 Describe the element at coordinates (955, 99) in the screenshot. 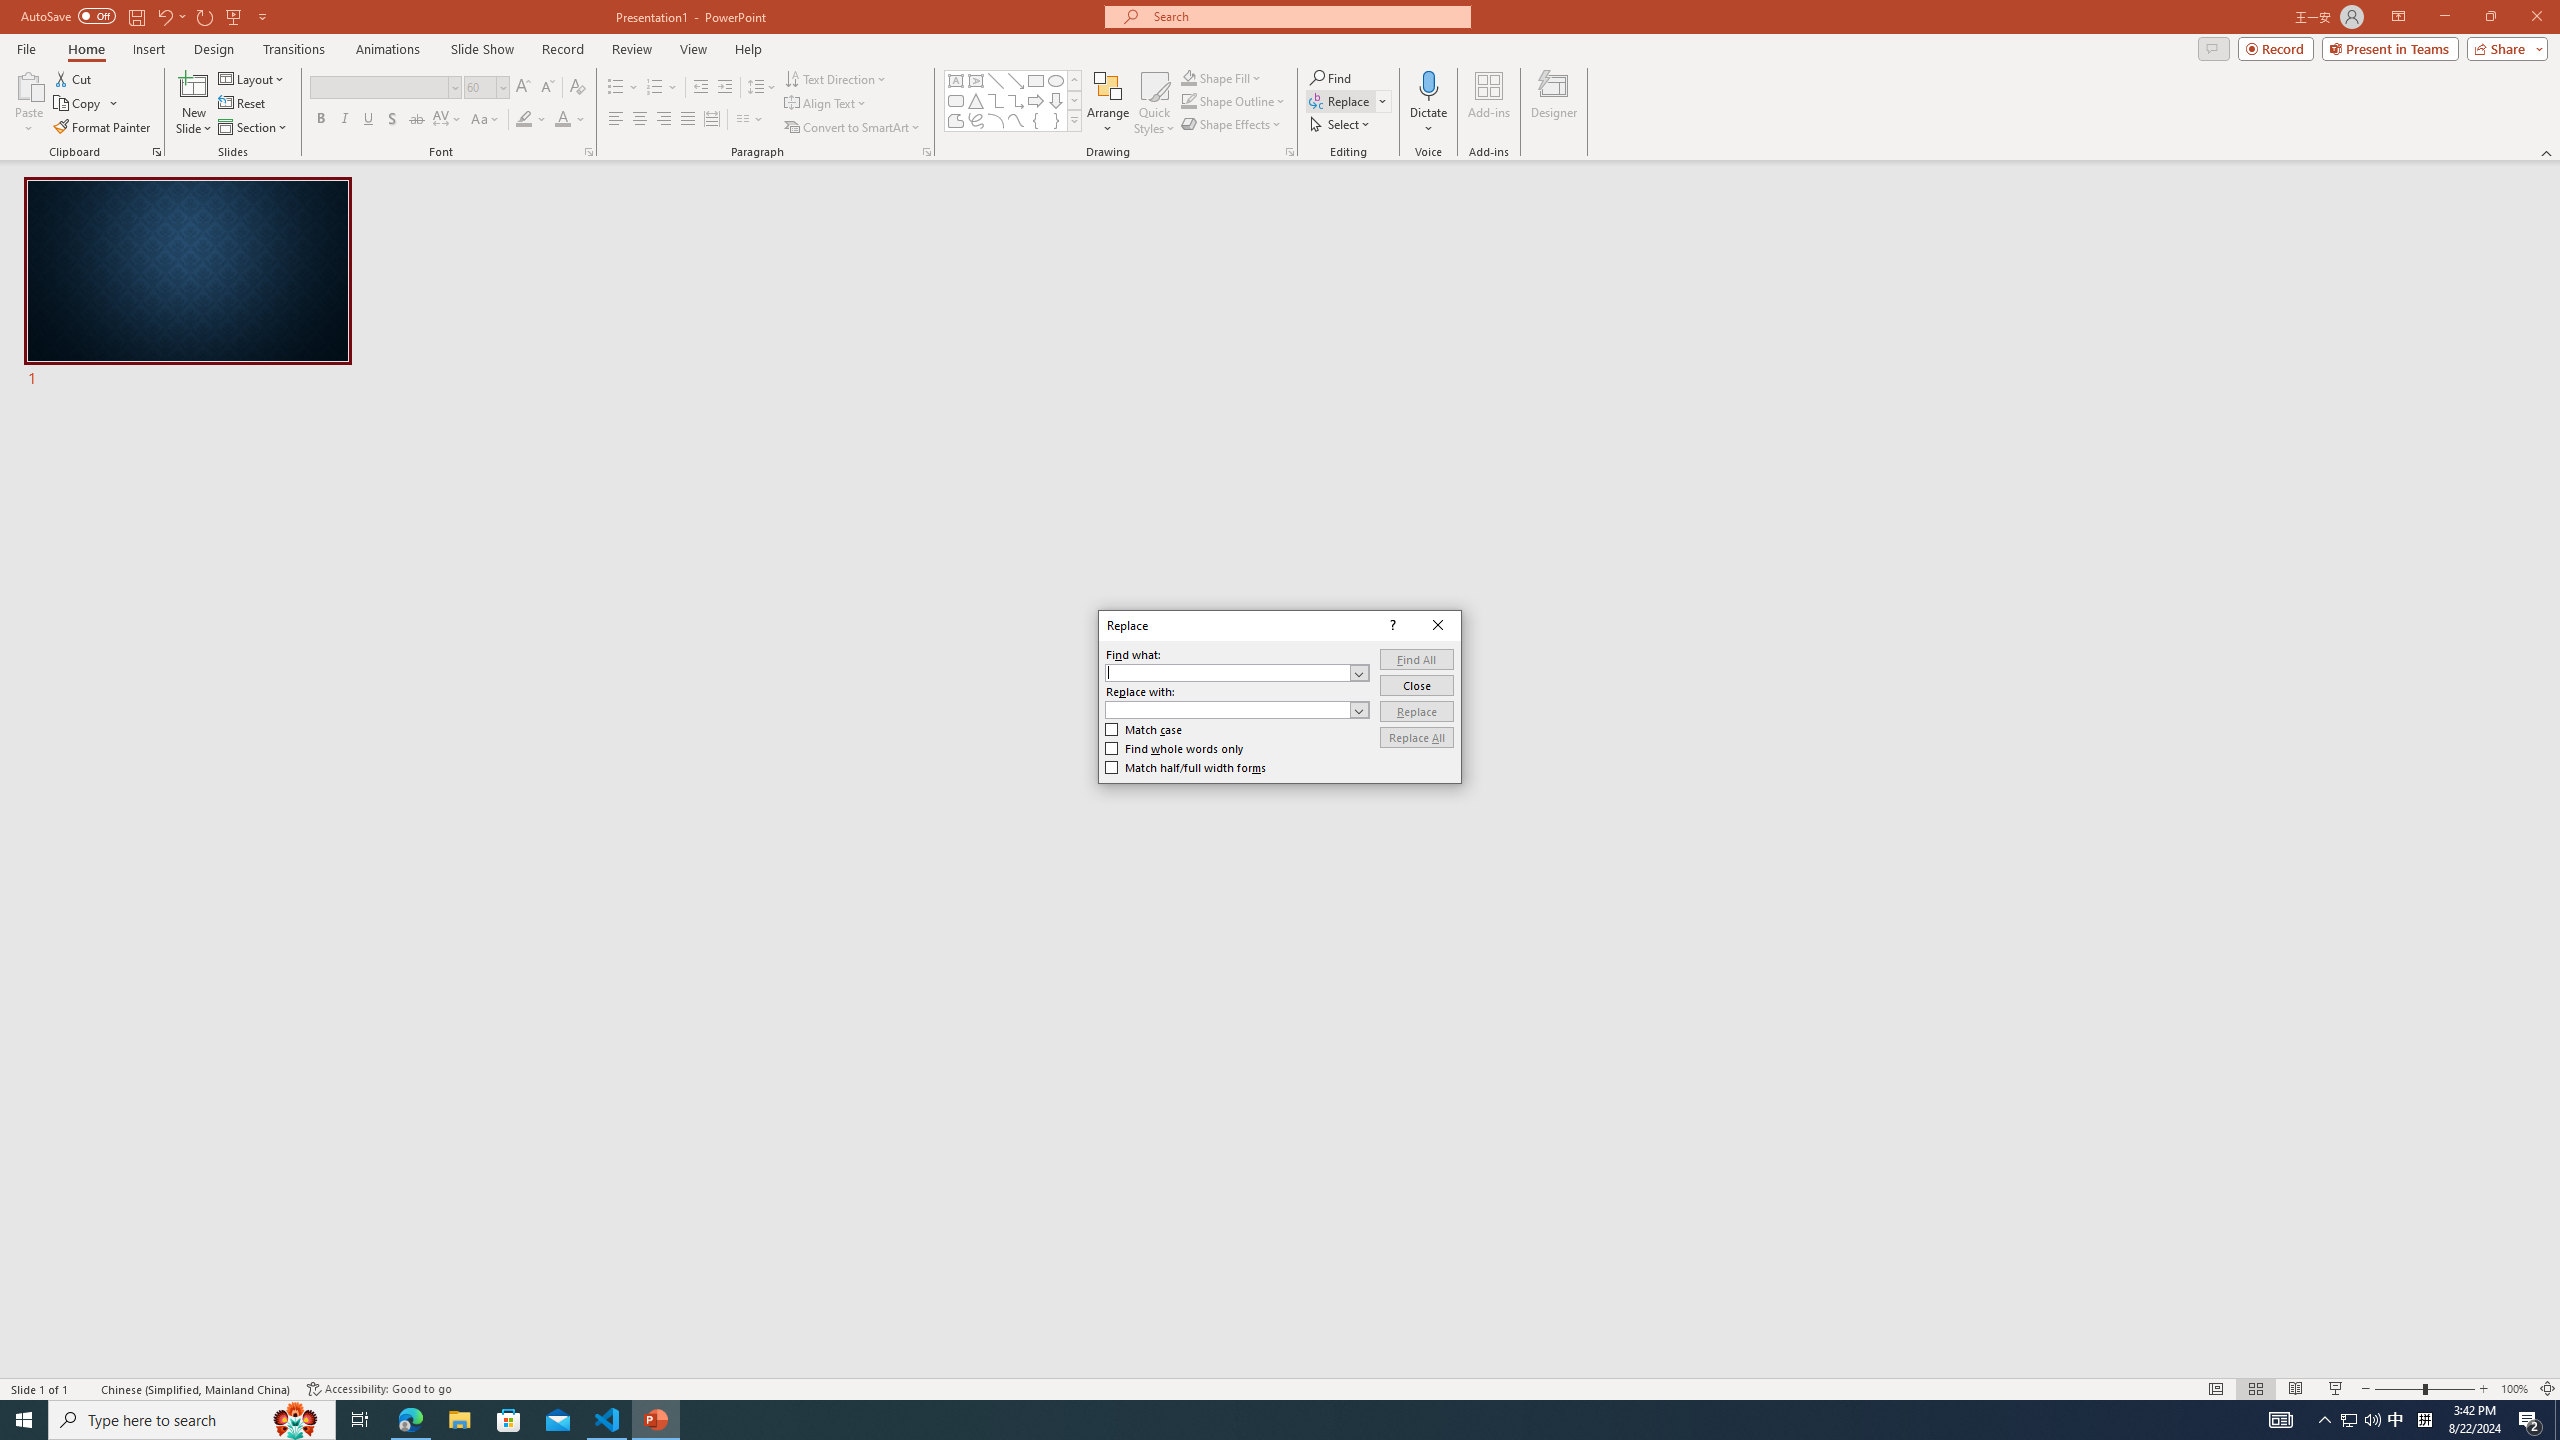

I see `'Rectangle: Rounded Corners'` at that location.